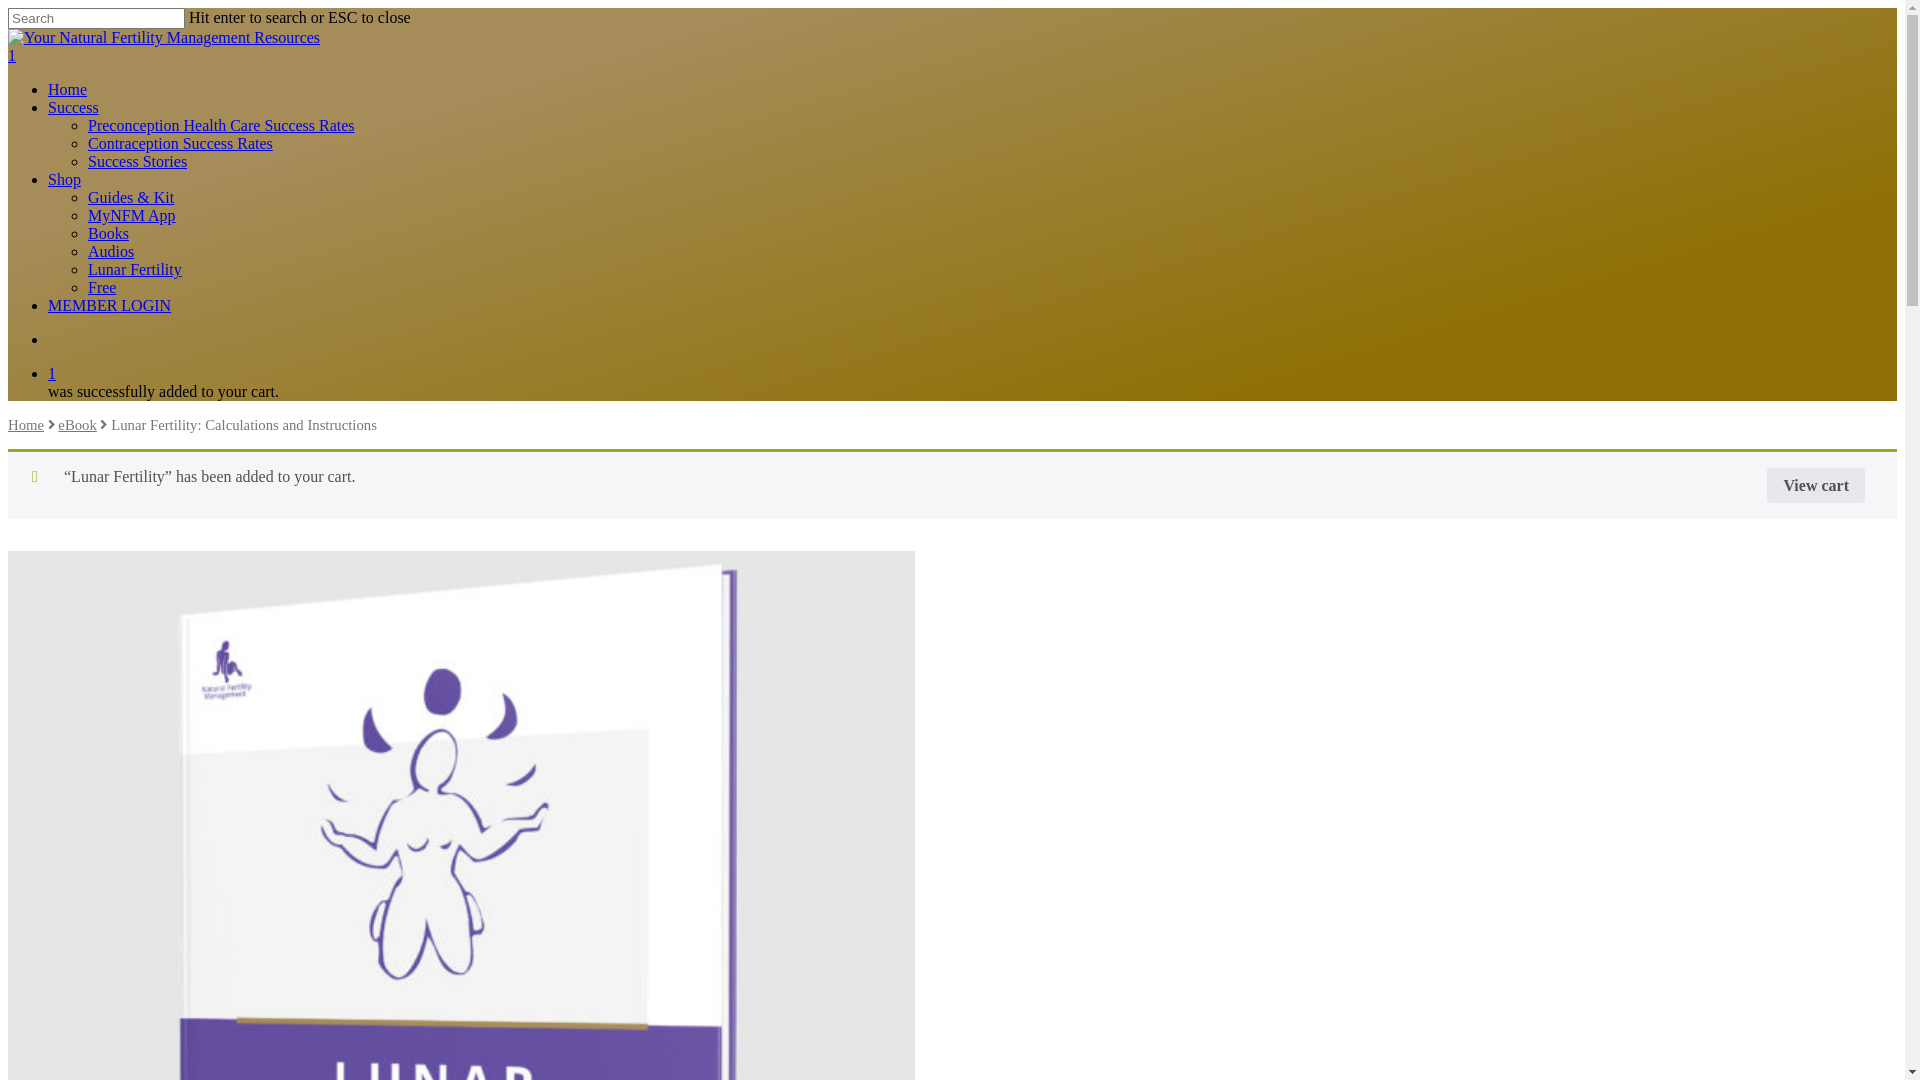 The height and width of the screenshot is (1080, 1920). What do you see at coordinates (86, 125) in the screenshot?
I see `'Preconception Health Care Success Rates'` at bounding box center [86, 125].